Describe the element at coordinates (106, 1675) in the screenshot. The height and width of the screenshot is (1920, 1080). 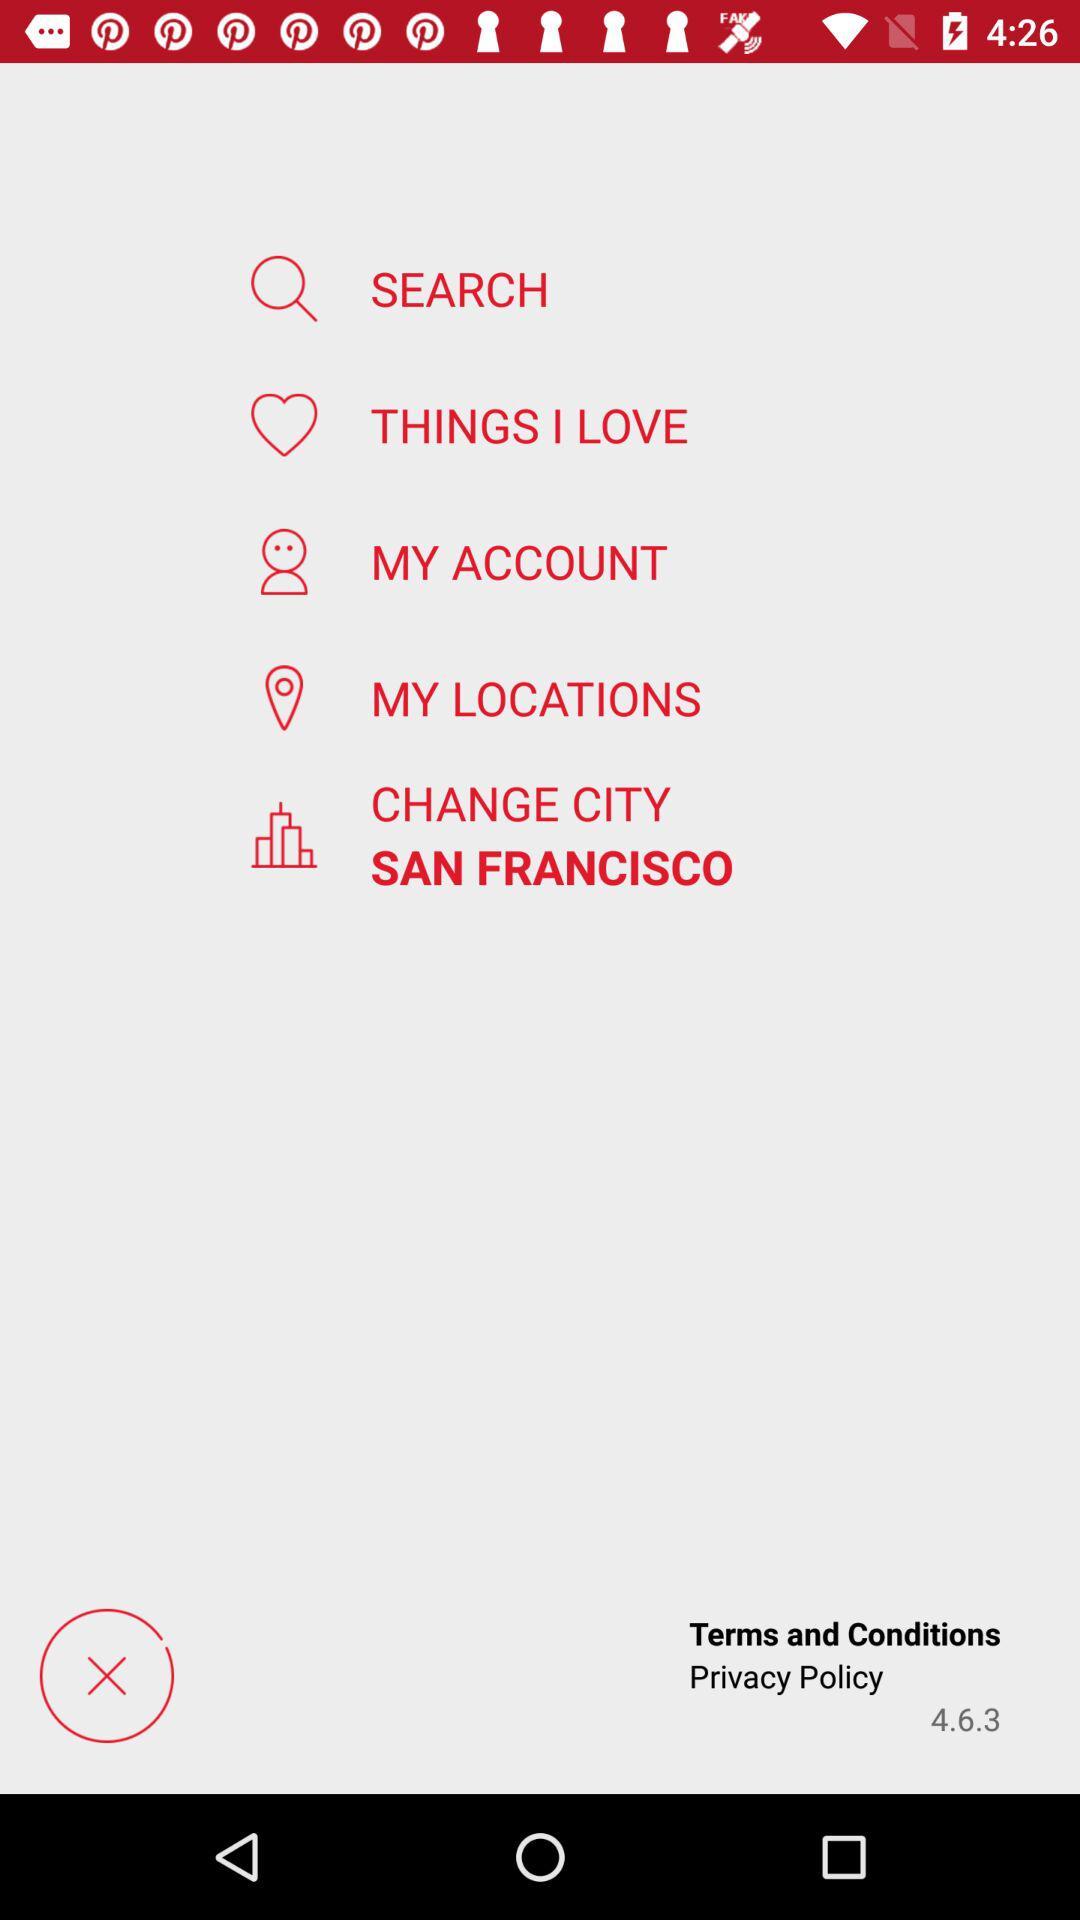
I see `cancel load` at that location.